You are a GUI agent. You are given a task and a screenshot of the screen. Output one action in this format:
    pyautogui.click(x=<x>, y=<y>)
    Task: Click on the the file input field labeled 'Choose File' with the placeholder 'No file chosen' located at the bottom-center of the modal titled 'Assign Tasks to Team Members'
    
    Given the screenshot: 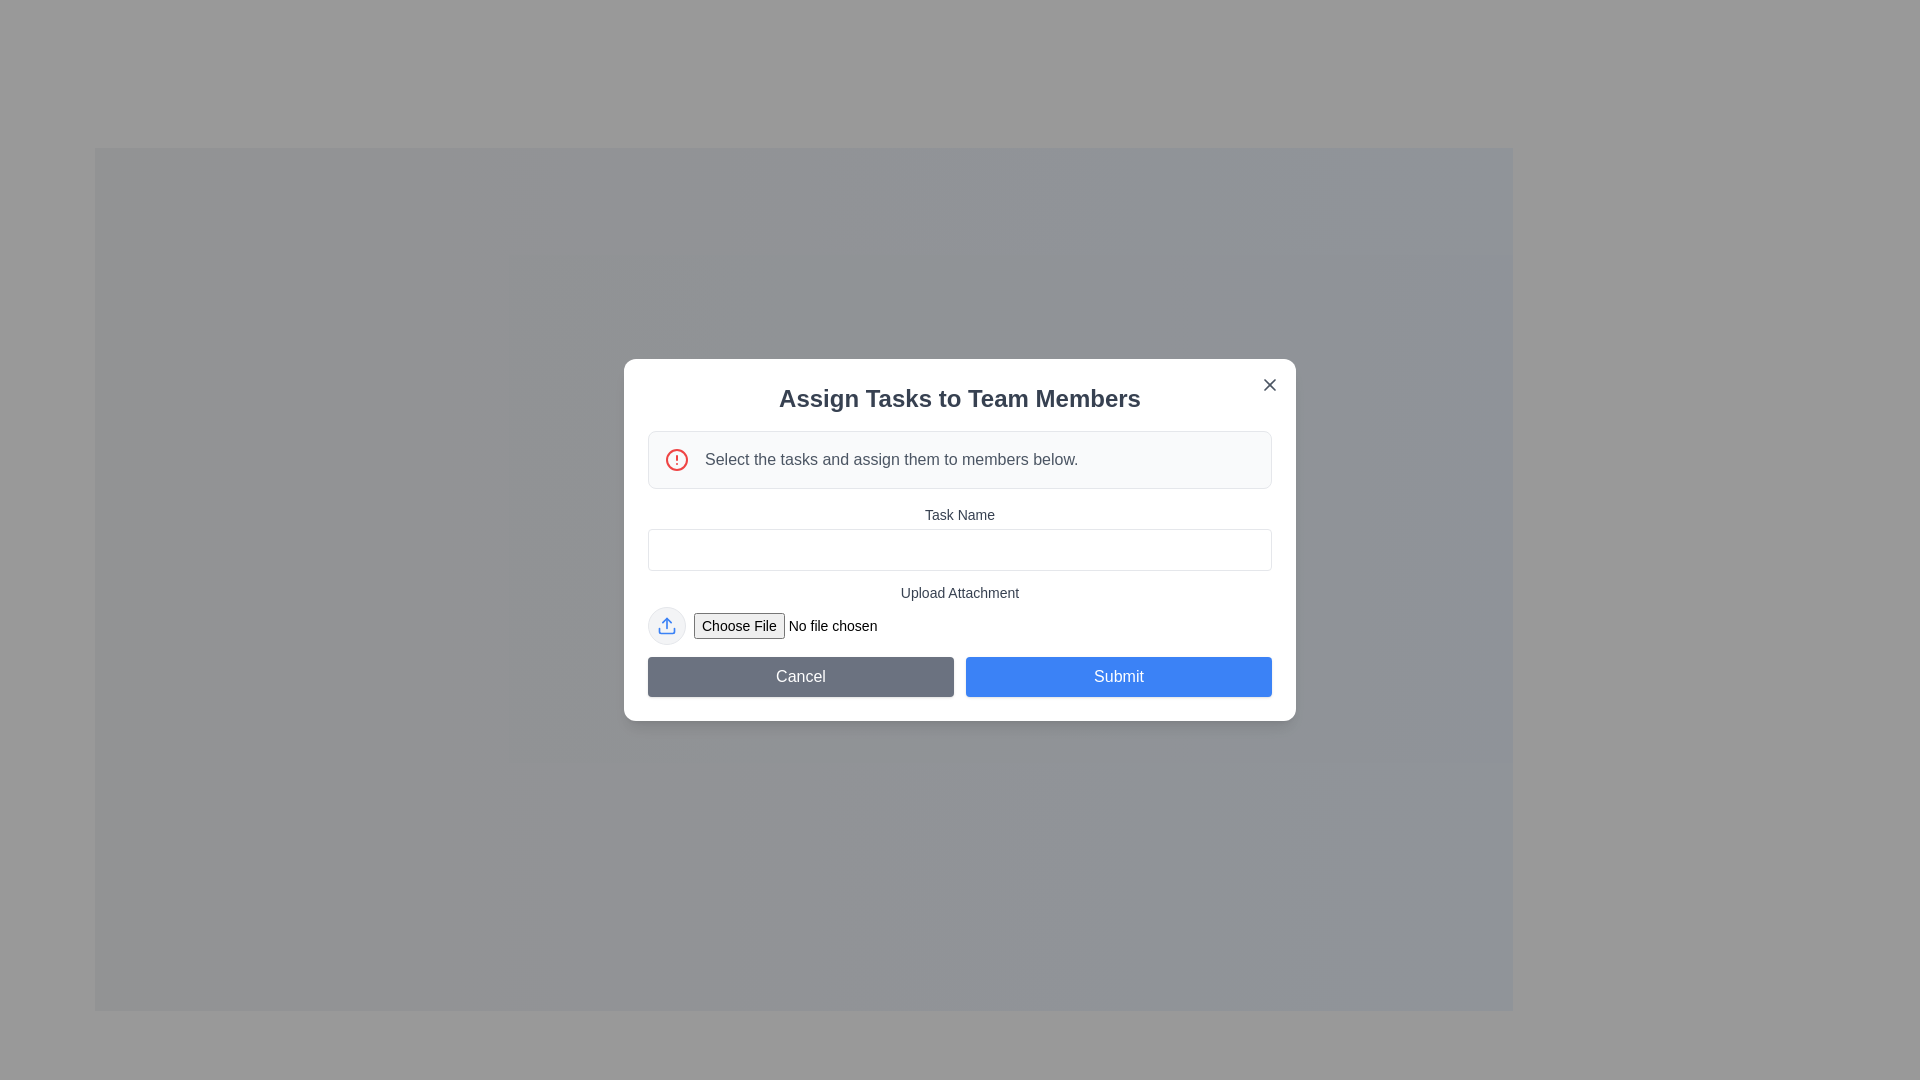 What is the action you would take?
    pyautogui.click(x=983, y=624)
    